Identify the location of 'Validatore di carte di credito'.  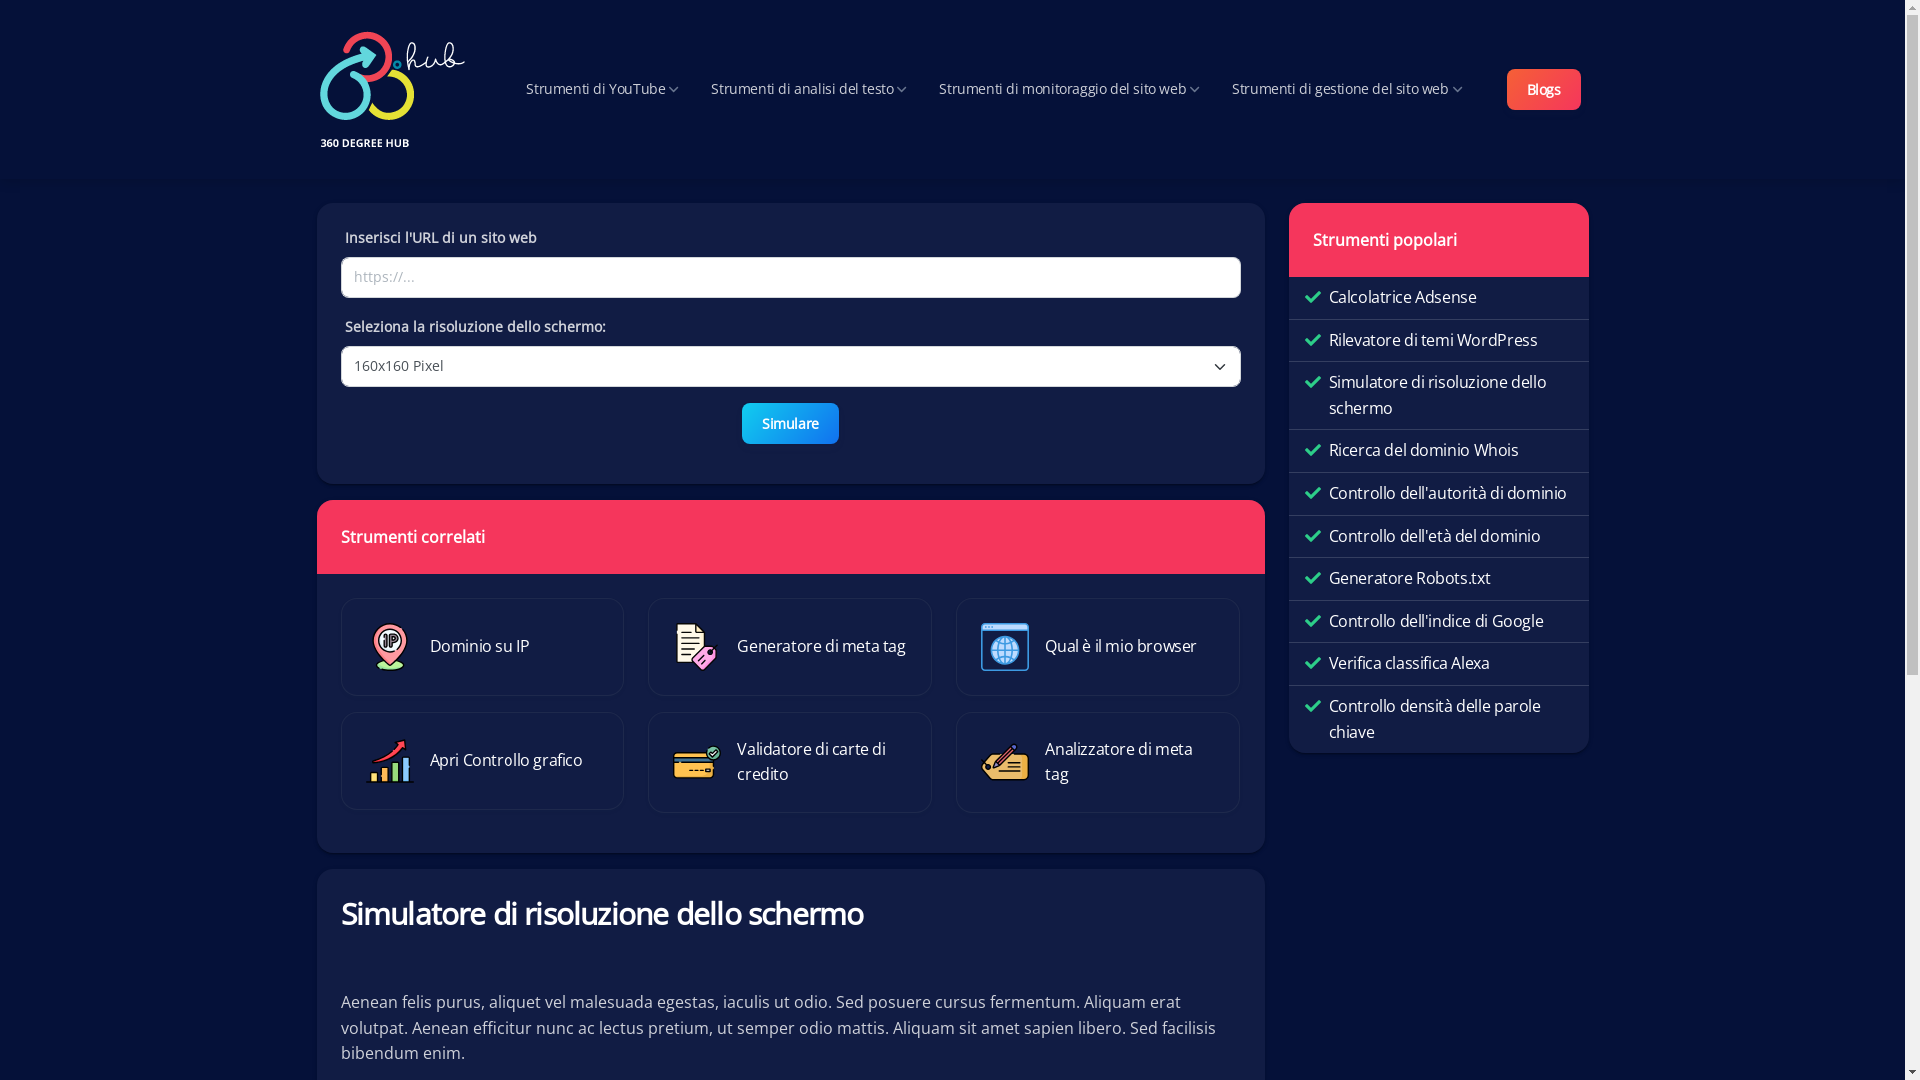
(789, 762).